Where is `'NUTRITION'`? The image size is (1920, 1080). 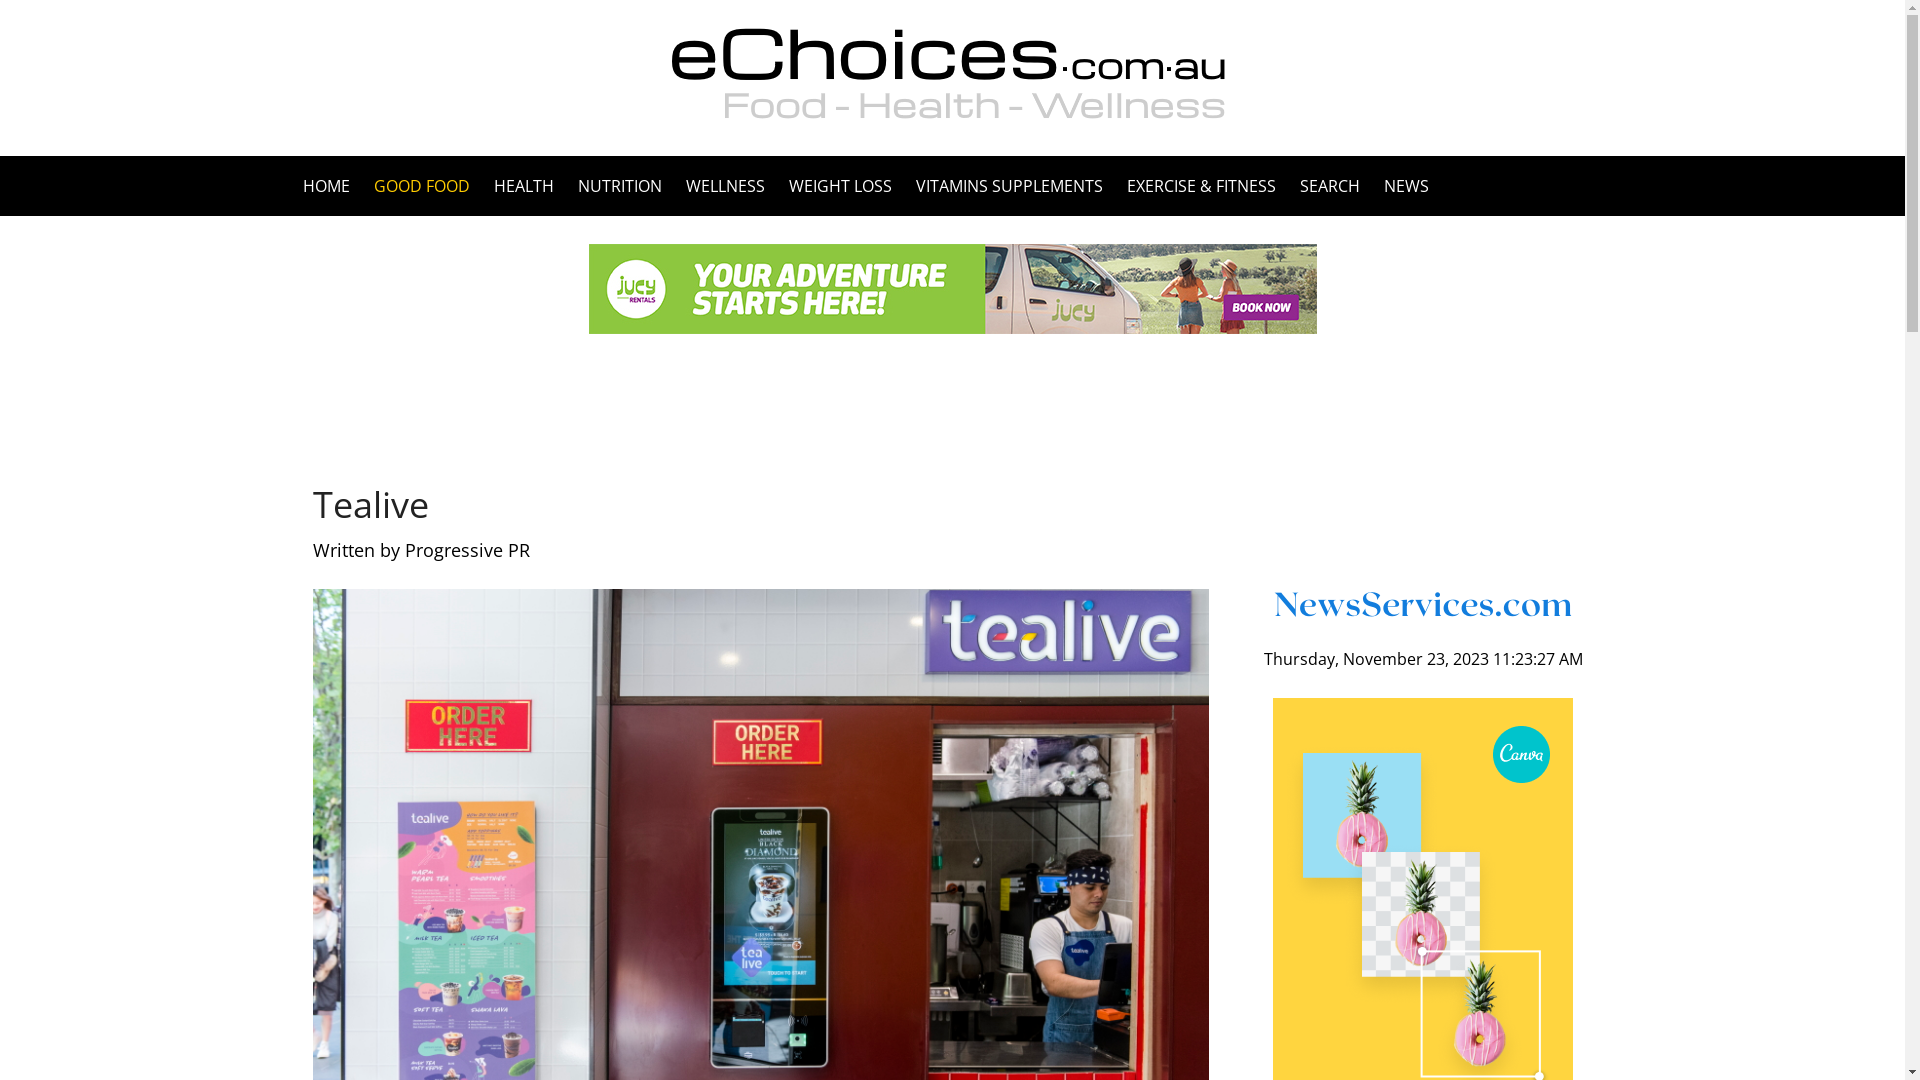 'NUTRITION' is located at coordinates (618, 185).